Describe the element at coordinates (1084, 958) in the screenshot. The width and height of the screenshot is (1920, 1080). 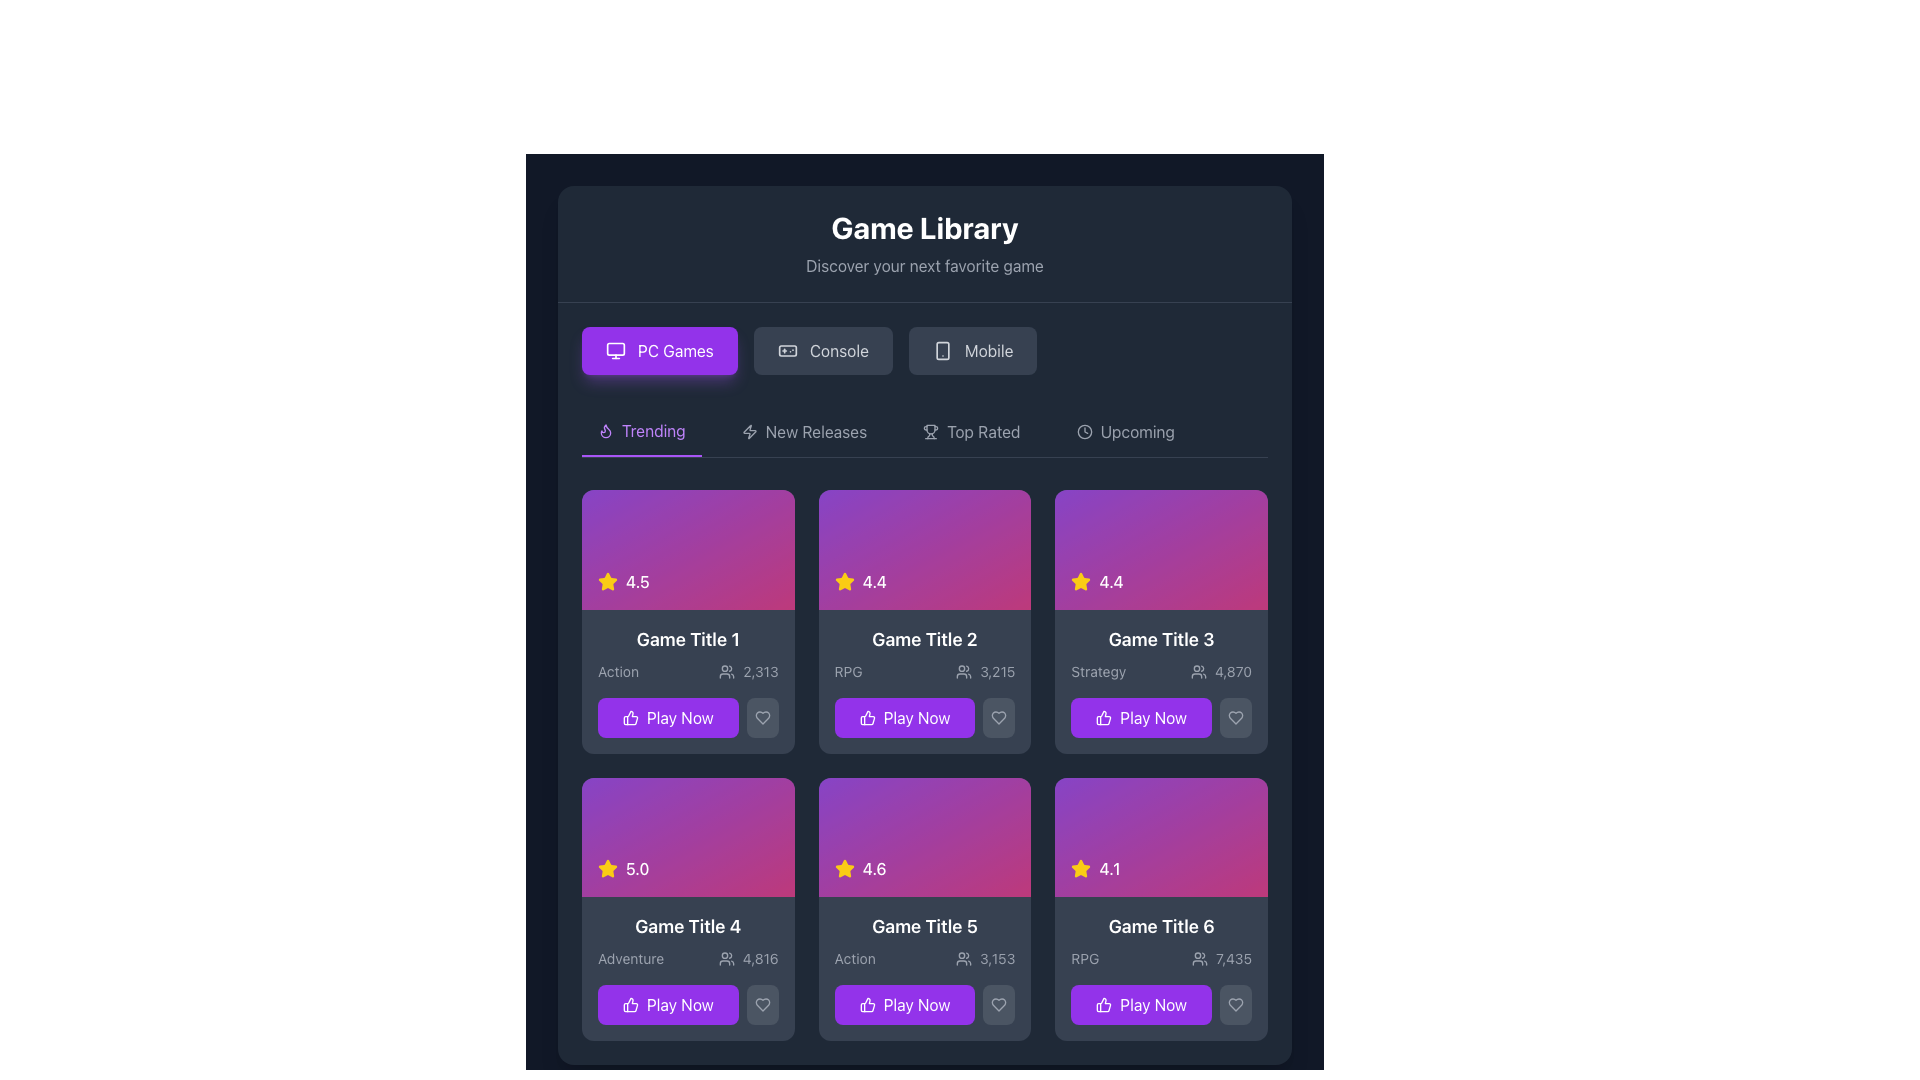
I see `the text label indicating the 'RPG' genre, which displays 'RPG7,435' and is positioned above the 'Play Now' button` at that location.